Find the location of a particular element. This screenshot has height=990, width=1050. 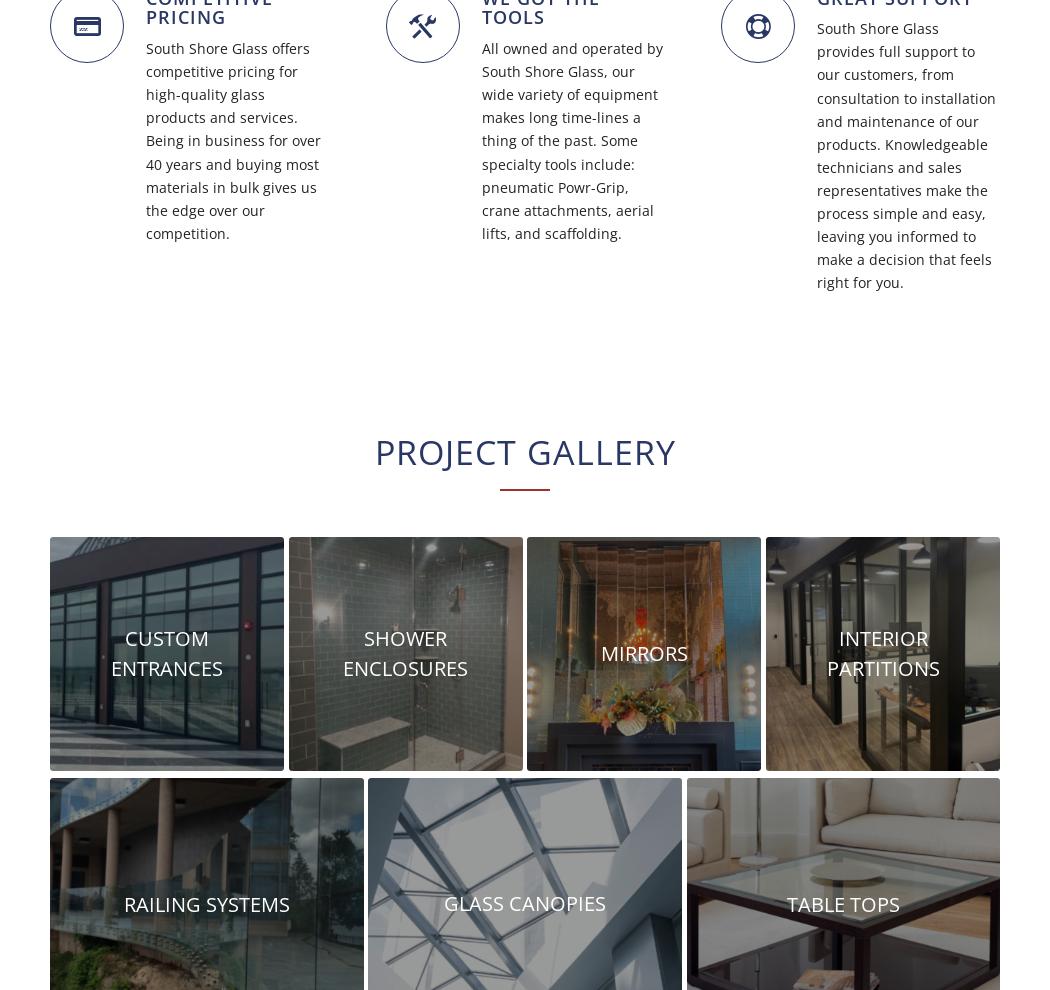

'Project Gallery' is located at coordinates (523, 452).